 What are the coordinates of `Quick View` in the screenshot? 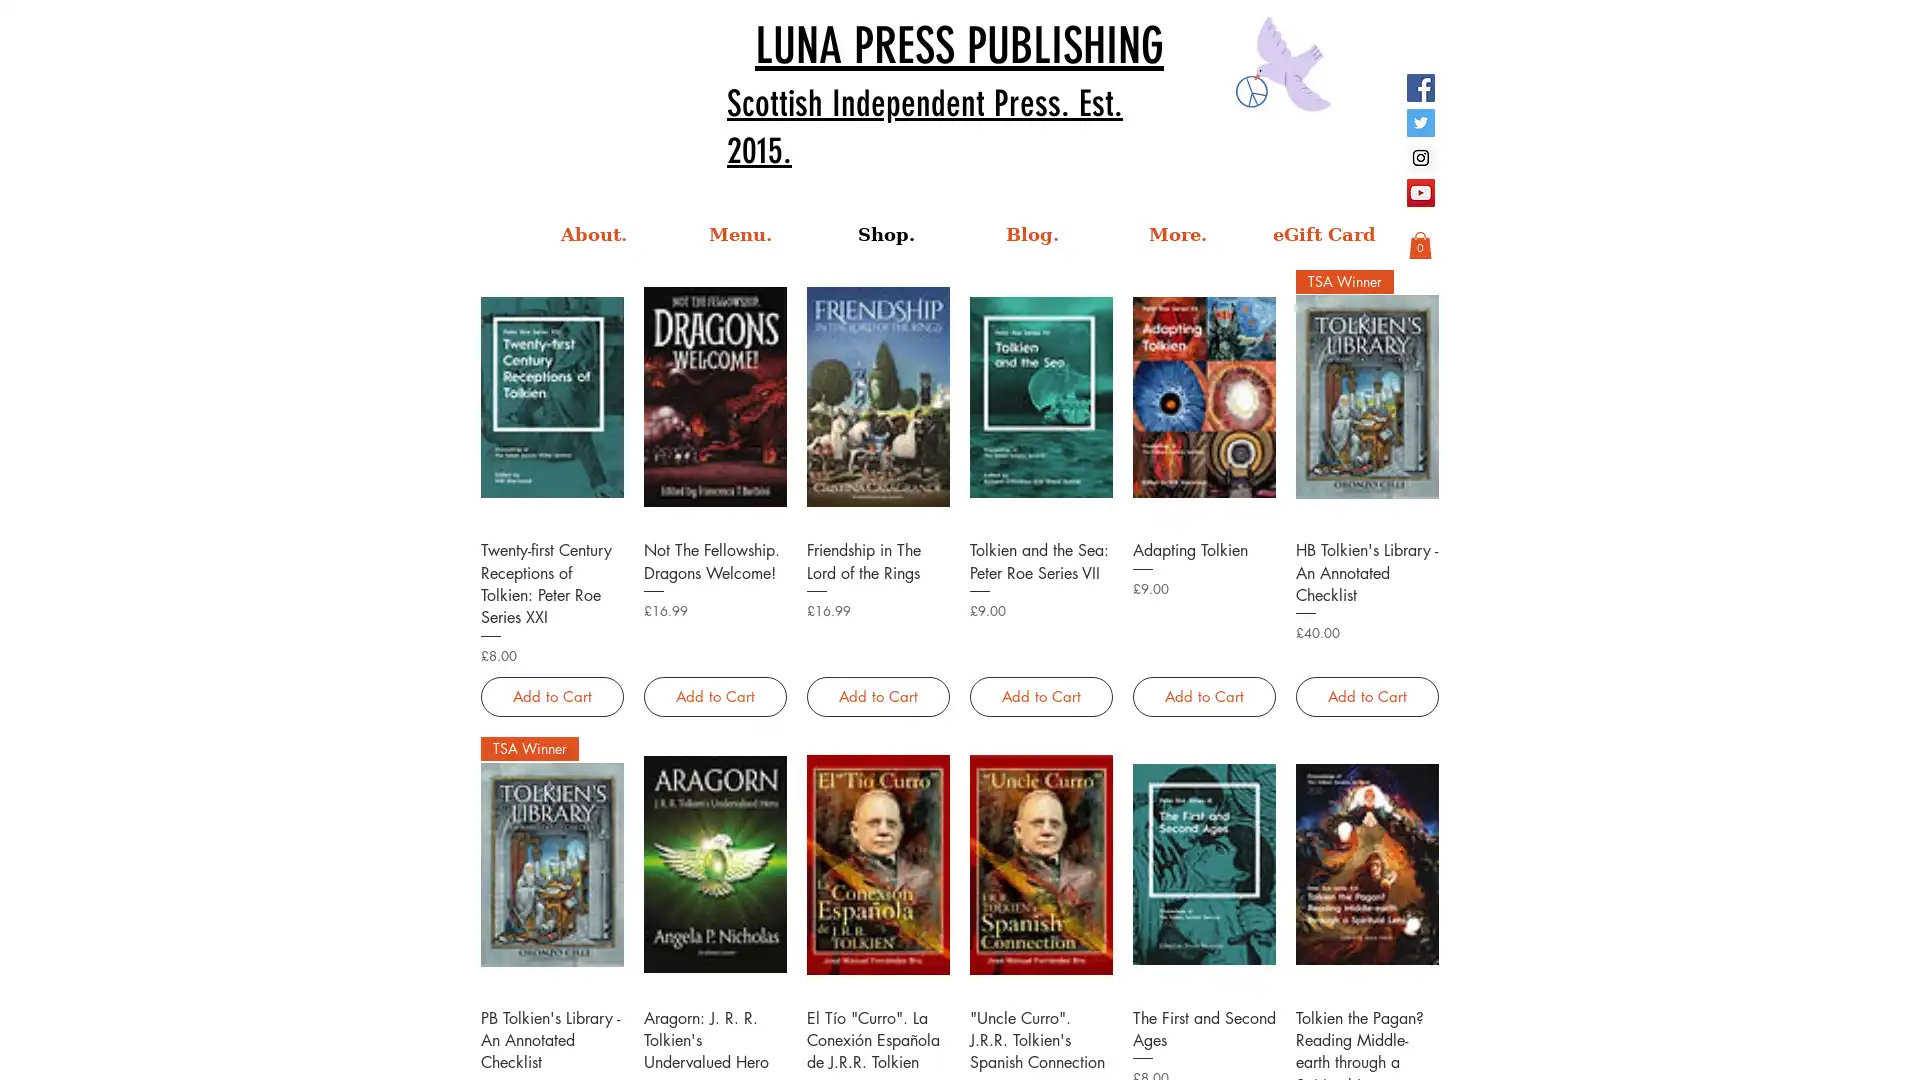 It's located at (1040, 1015).